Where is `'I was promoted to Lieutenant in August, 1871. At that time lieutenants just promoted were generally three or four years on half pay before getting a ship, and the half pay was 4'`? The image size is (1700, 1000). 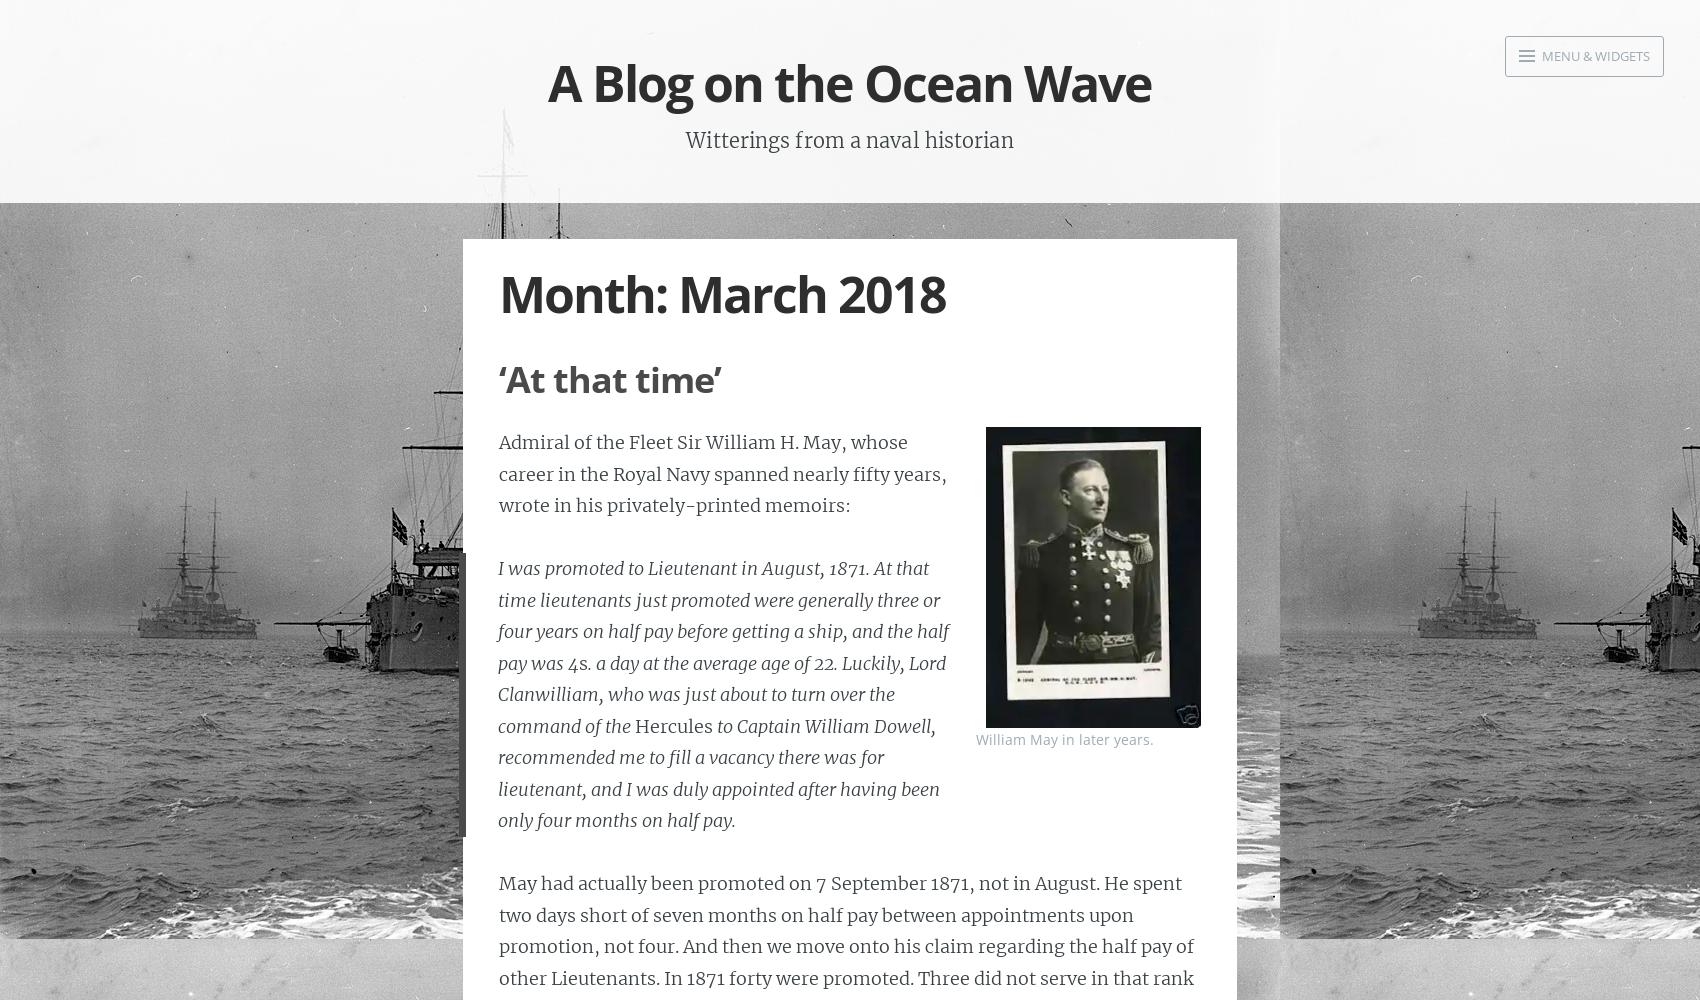
'I was promoted to Lieutenant in August, 1871. At that time lieutenants just promoted were generally three or four years on half pay before getting a ship, and the half pay was 4' is located at coordinates (722, 614).